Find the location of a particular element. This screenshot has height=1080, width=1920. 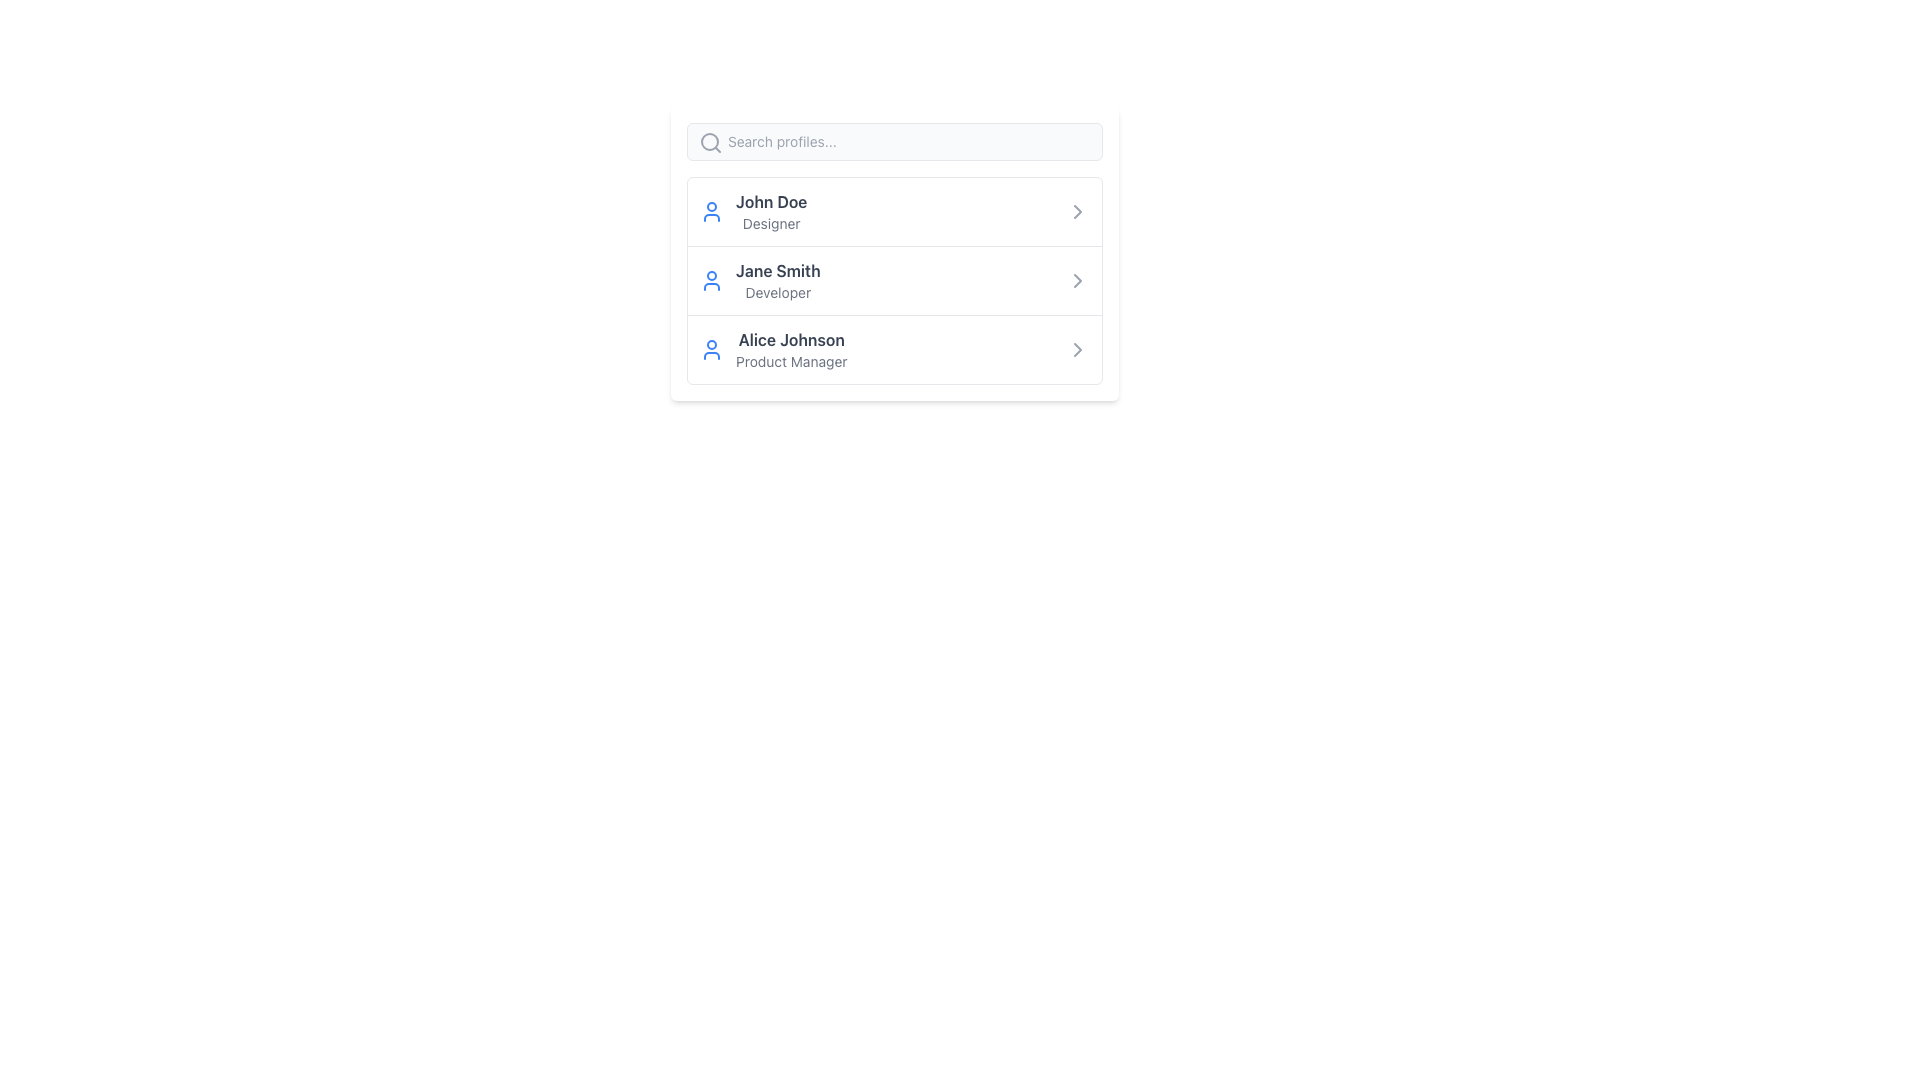

the profile user name label located at the top-left of the first profile card, above the 'Designer' descriptor is located at coordinates (770, 201).